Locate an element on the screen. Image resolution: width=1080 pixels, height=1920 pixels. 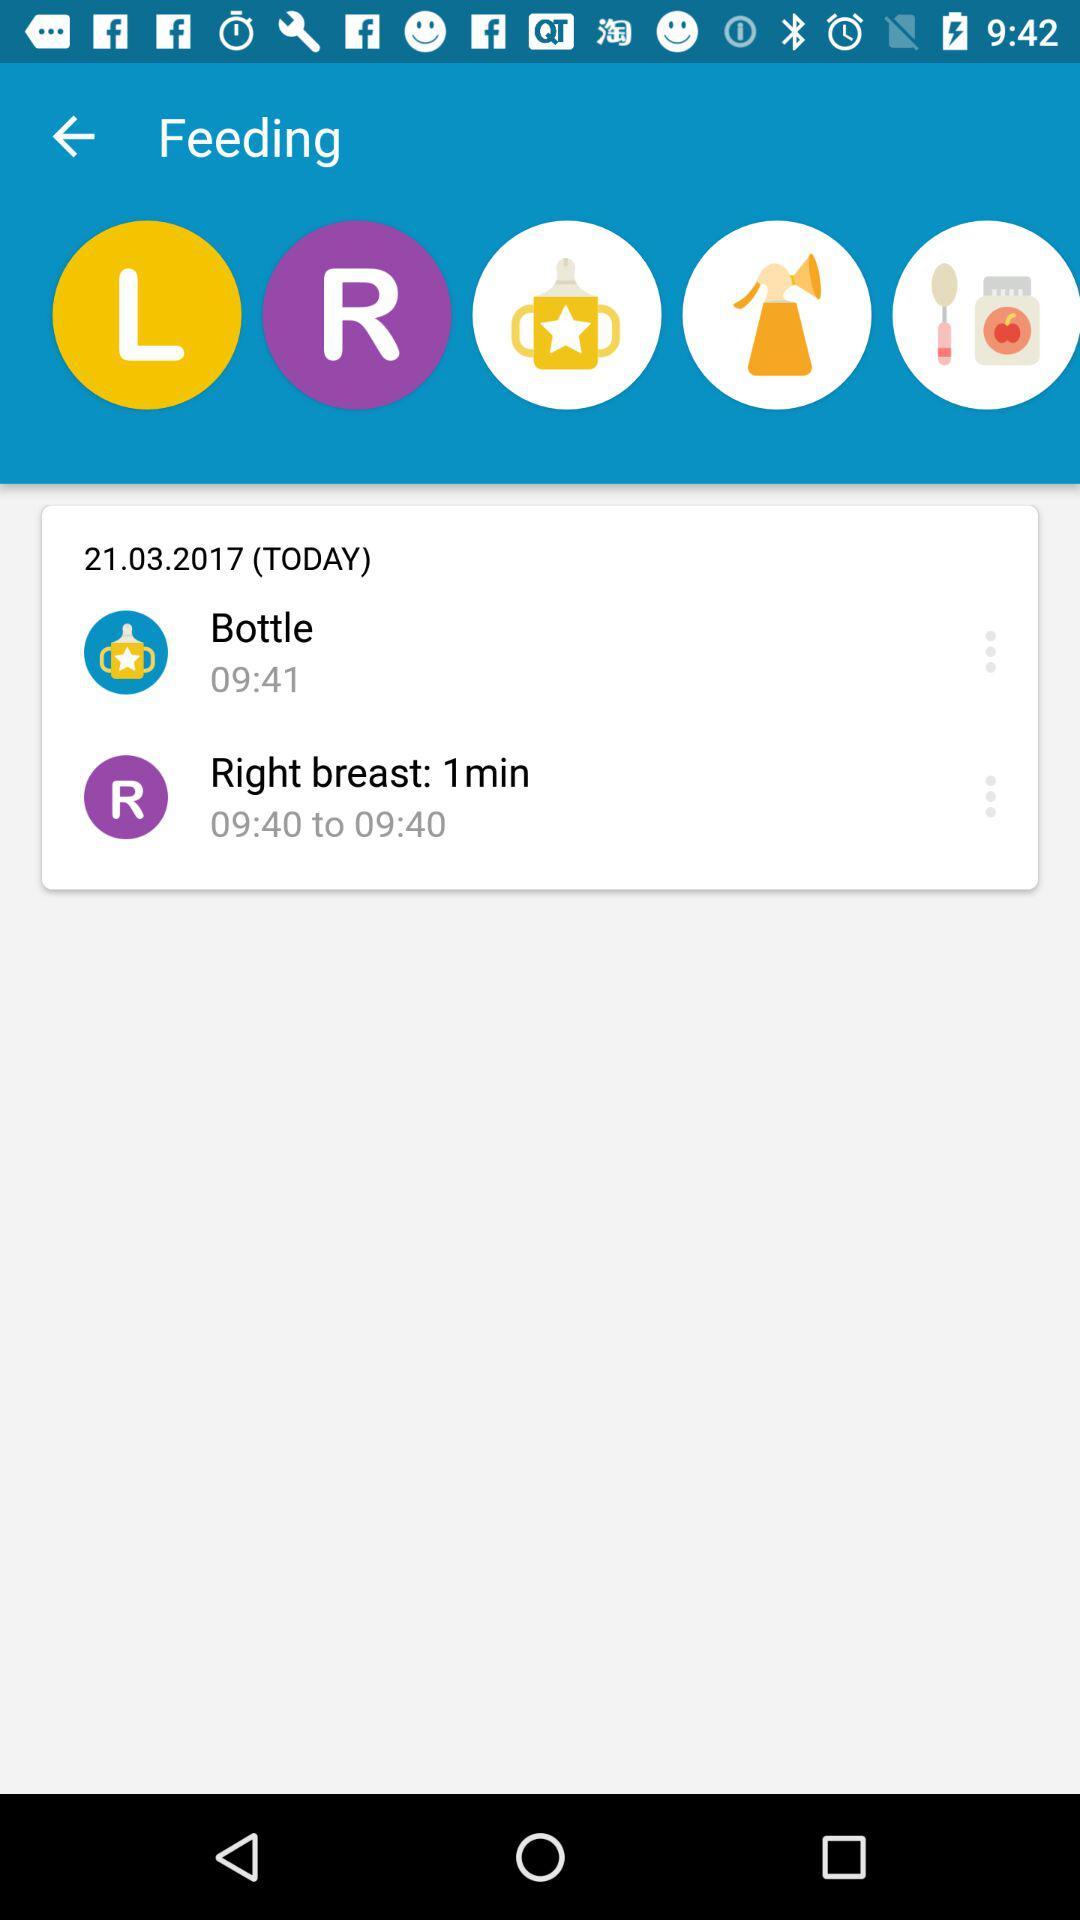
options is located at coordinates (995, 651).